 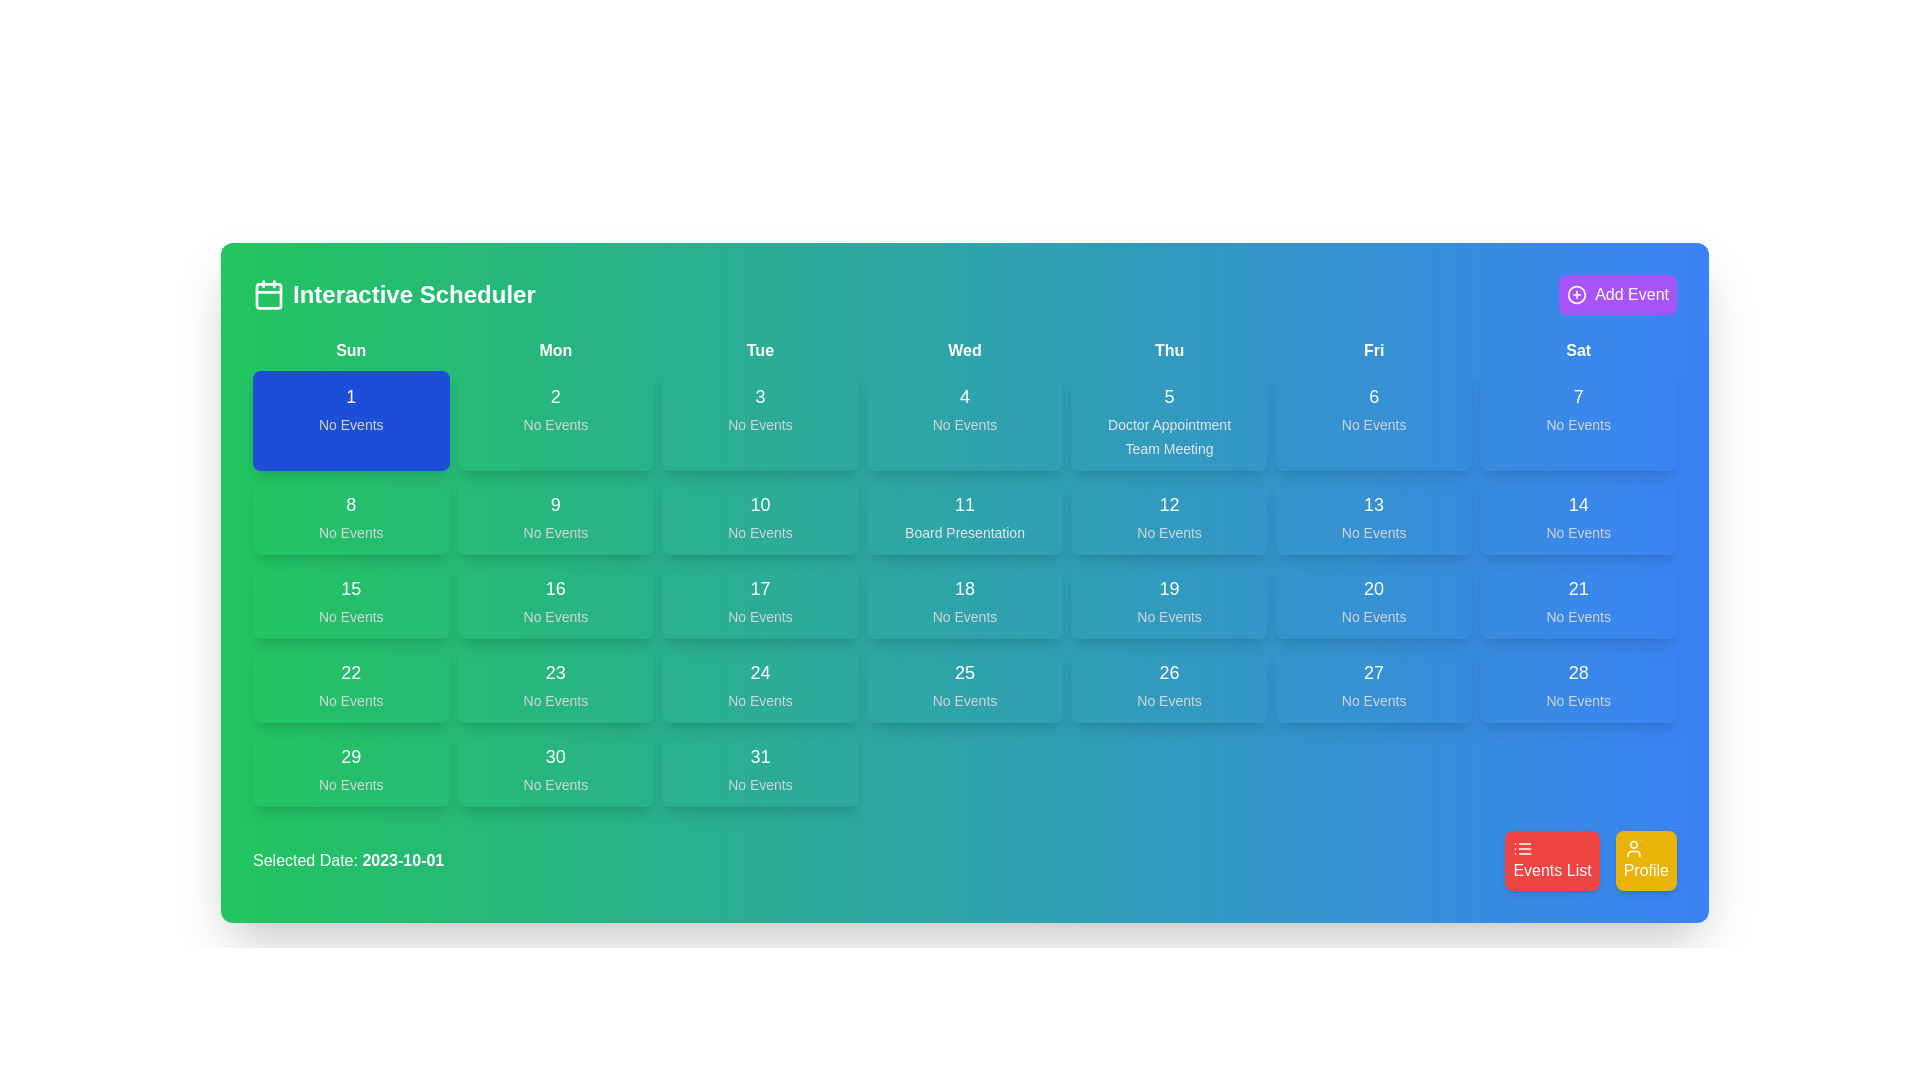 I want to click on the static text label reading 'No Events', which is styled in small gray text and located beneath the number '8' in the Sunday column of the calendar interface, so click(x=351, y=531).